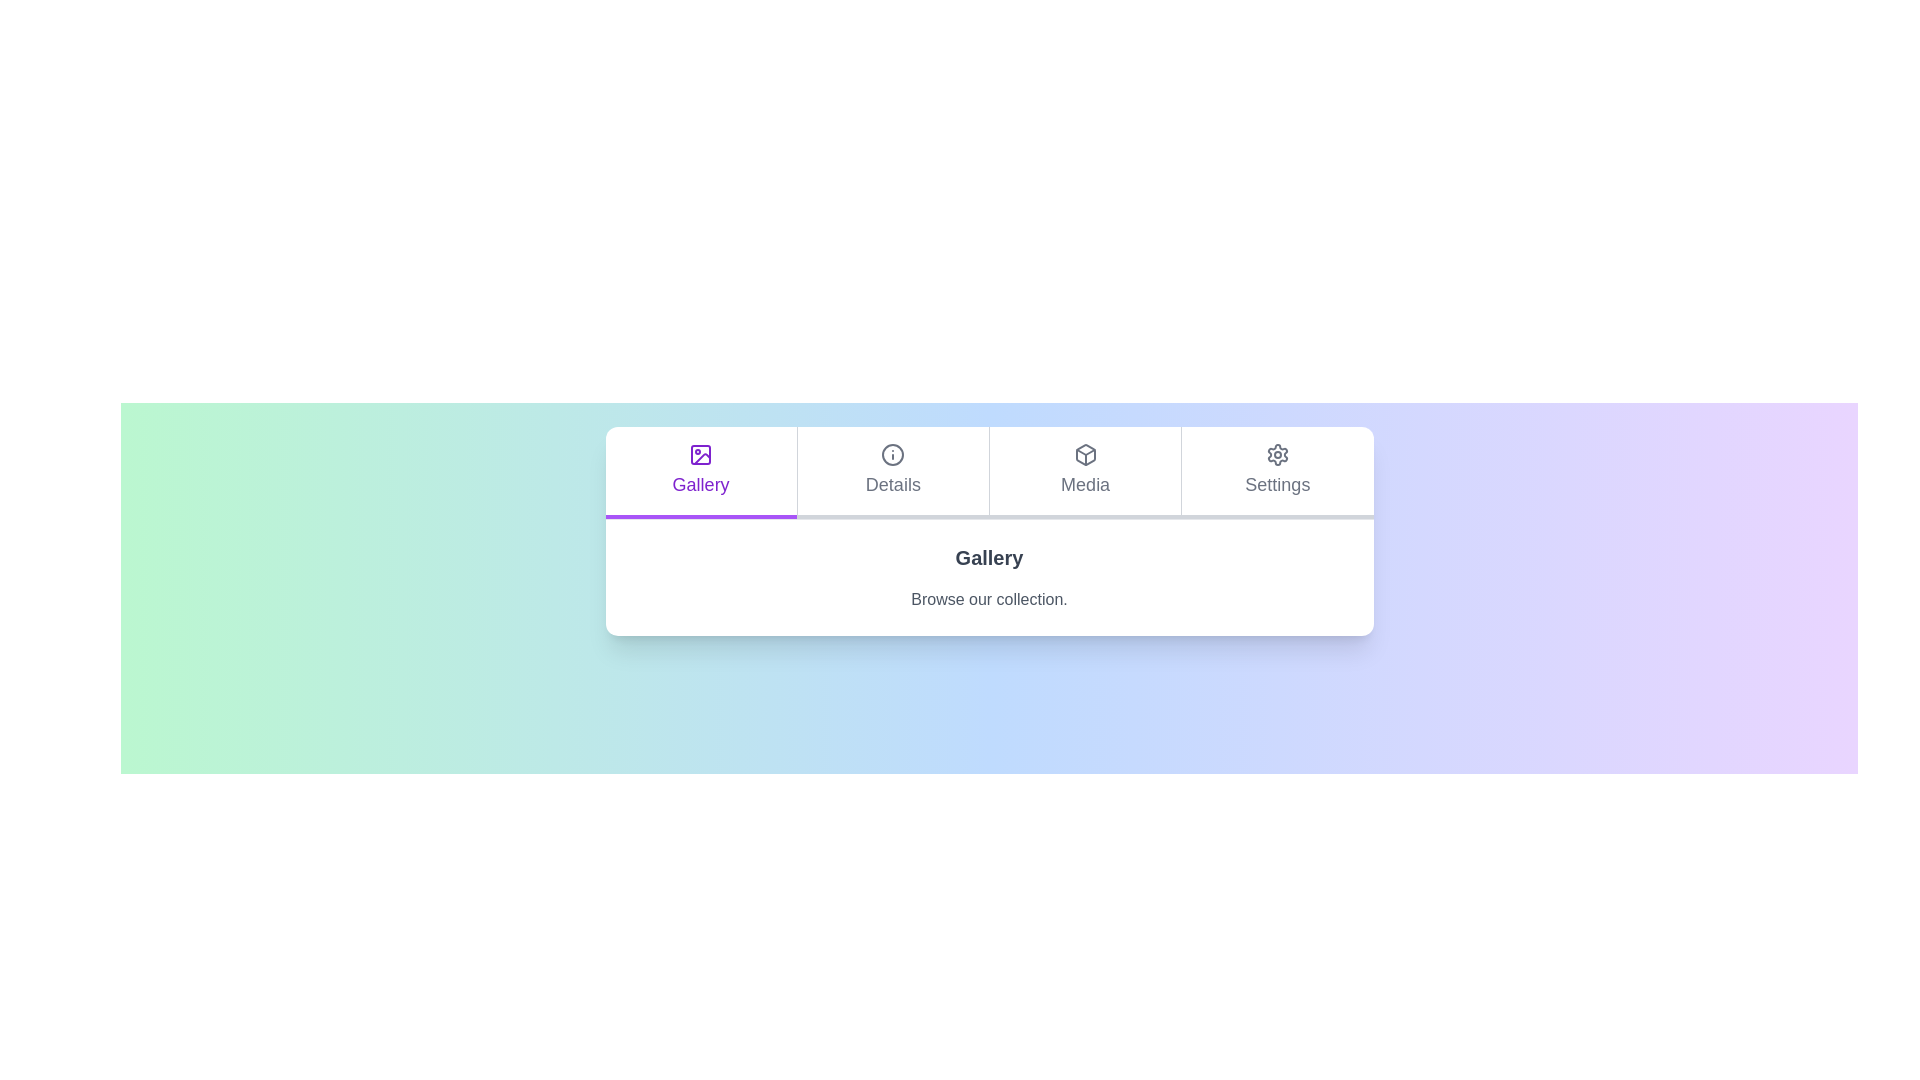  What do you see at coordinates (1276, 473) in the screenshot?
I see `the Settings tab by clicking on its label` at bounding box center [1276, 473].